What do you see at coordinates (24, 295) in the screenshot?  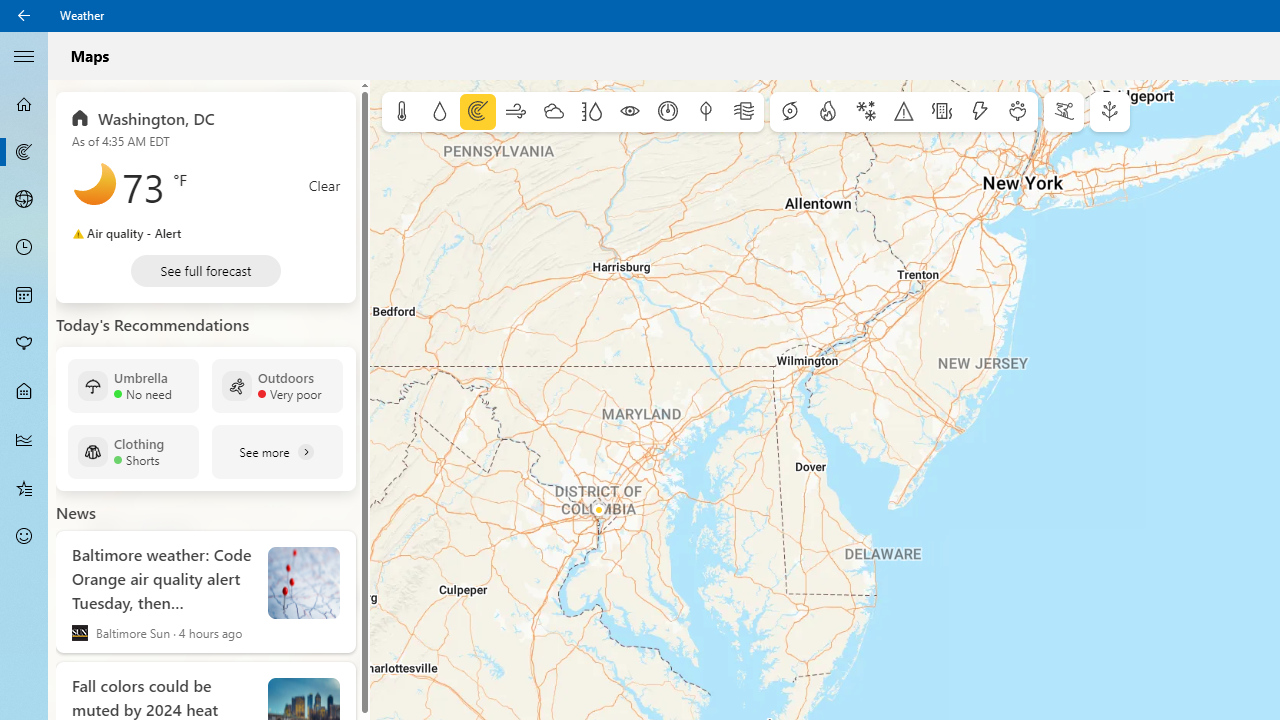 I see `'Monthly Forecast - Not Selected'` at bounding box center [24, 295].